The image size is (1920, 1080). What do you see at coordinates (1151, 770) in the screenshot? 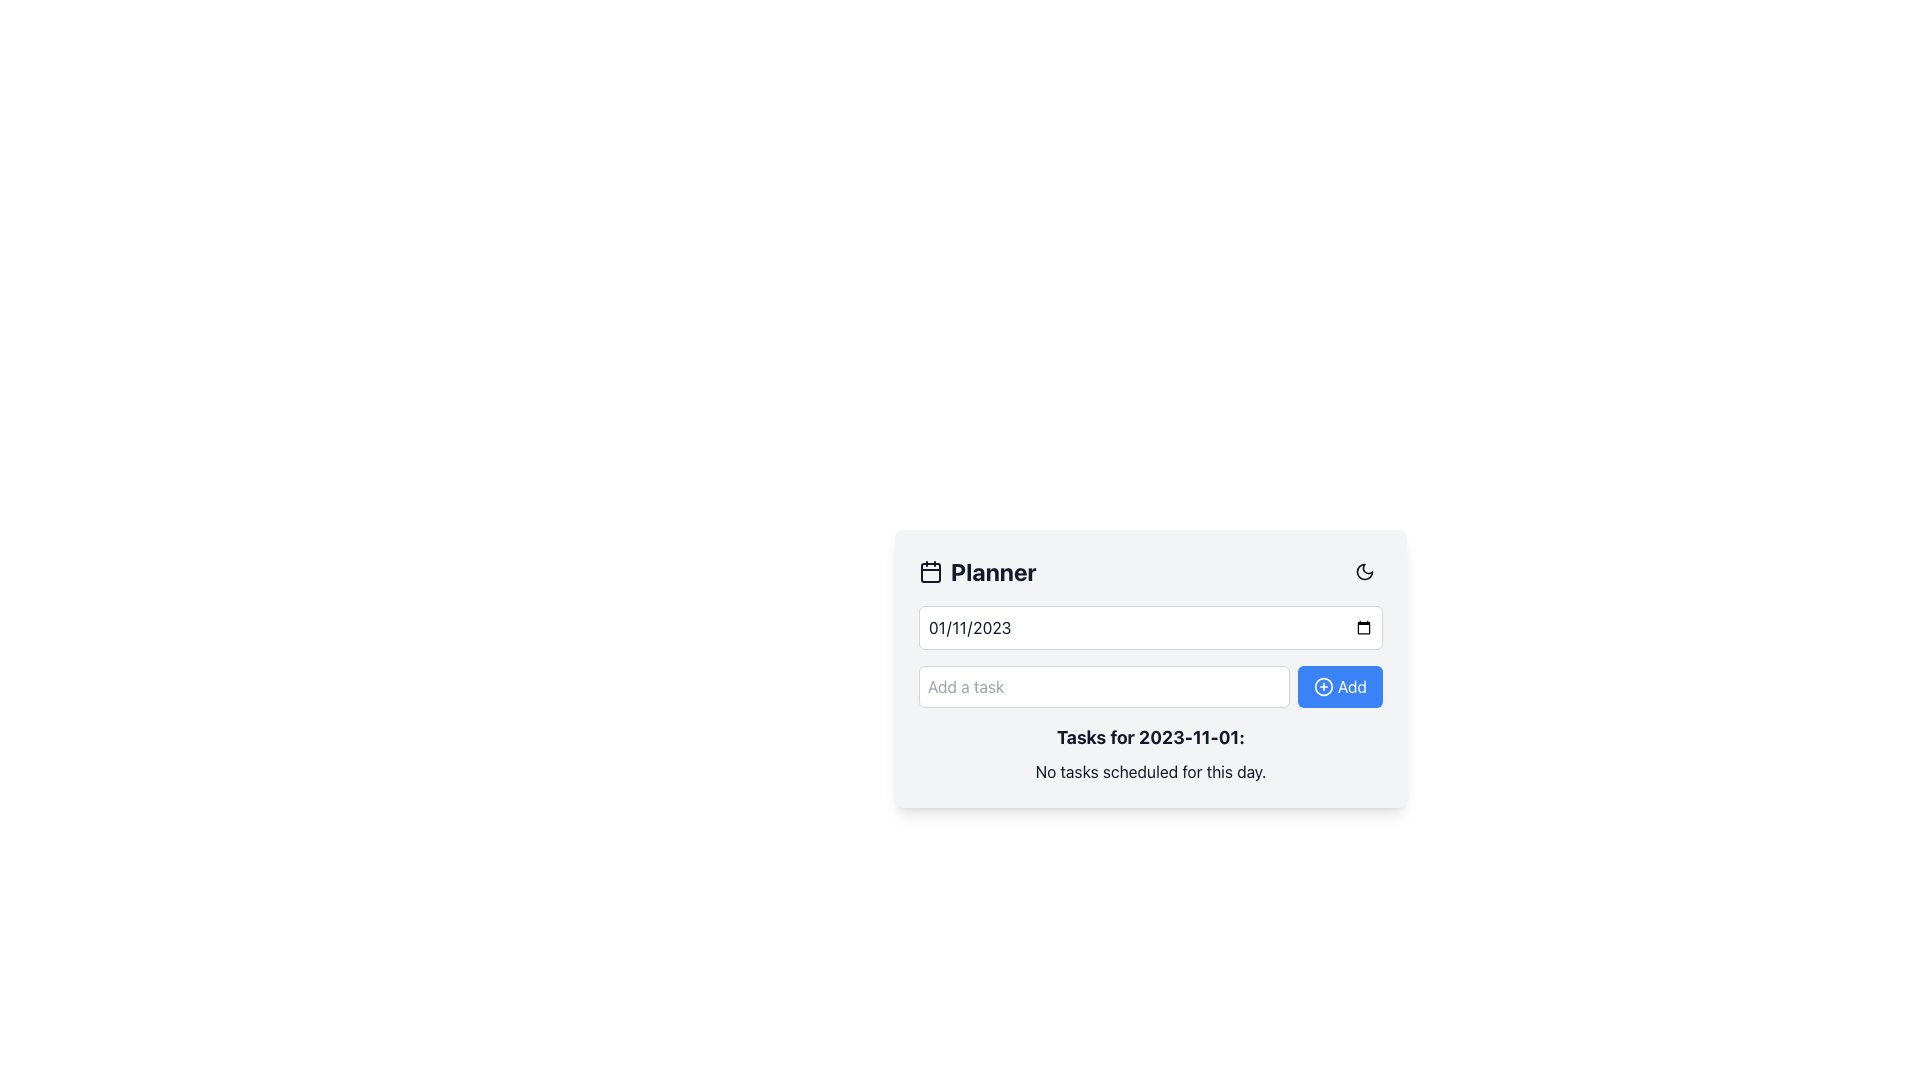
I see `the Static Text indicating no tasks planned for the selected day, located below 'Tasks for 2023-11-01:' in the scheduler interface` at bounding box center [1151, 770].